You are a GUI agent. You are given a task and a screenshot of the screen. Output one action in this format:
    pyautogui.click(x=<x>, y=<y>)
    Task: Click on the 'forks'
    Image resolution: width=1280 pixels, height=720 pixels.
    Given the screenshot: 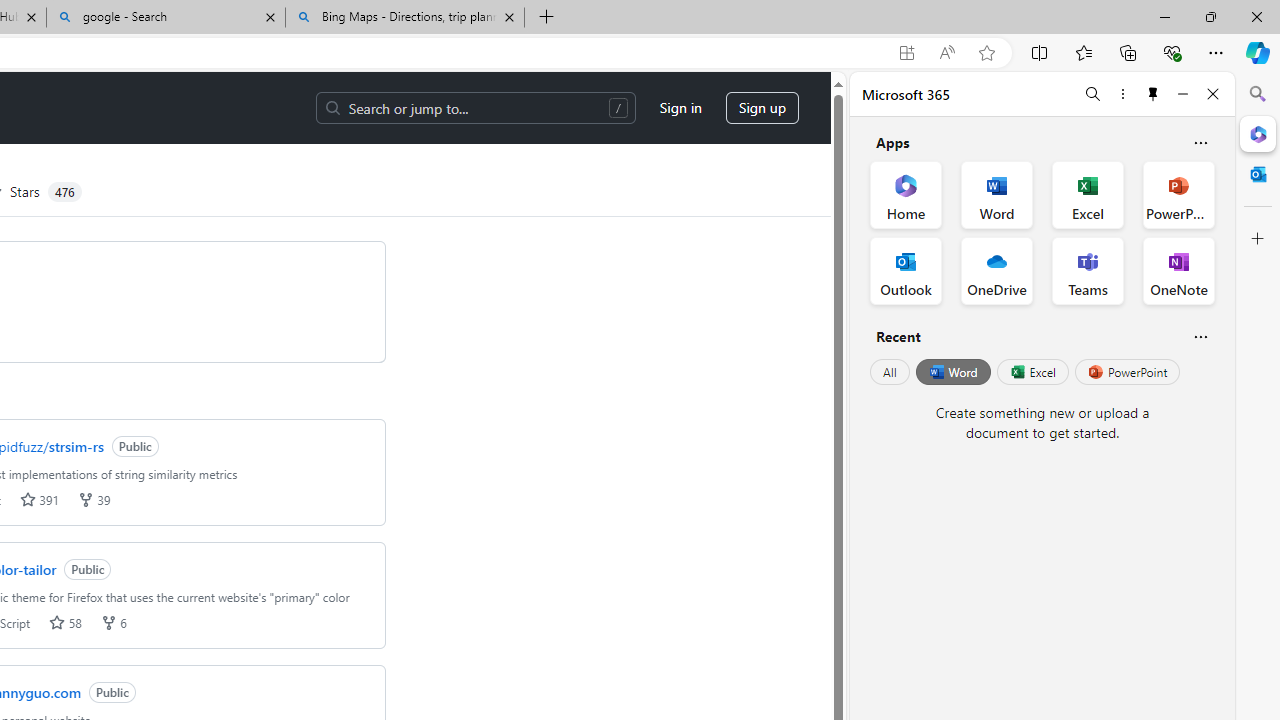 What is the action you would take?
    pyautogui.click(x=107, y=621)
    